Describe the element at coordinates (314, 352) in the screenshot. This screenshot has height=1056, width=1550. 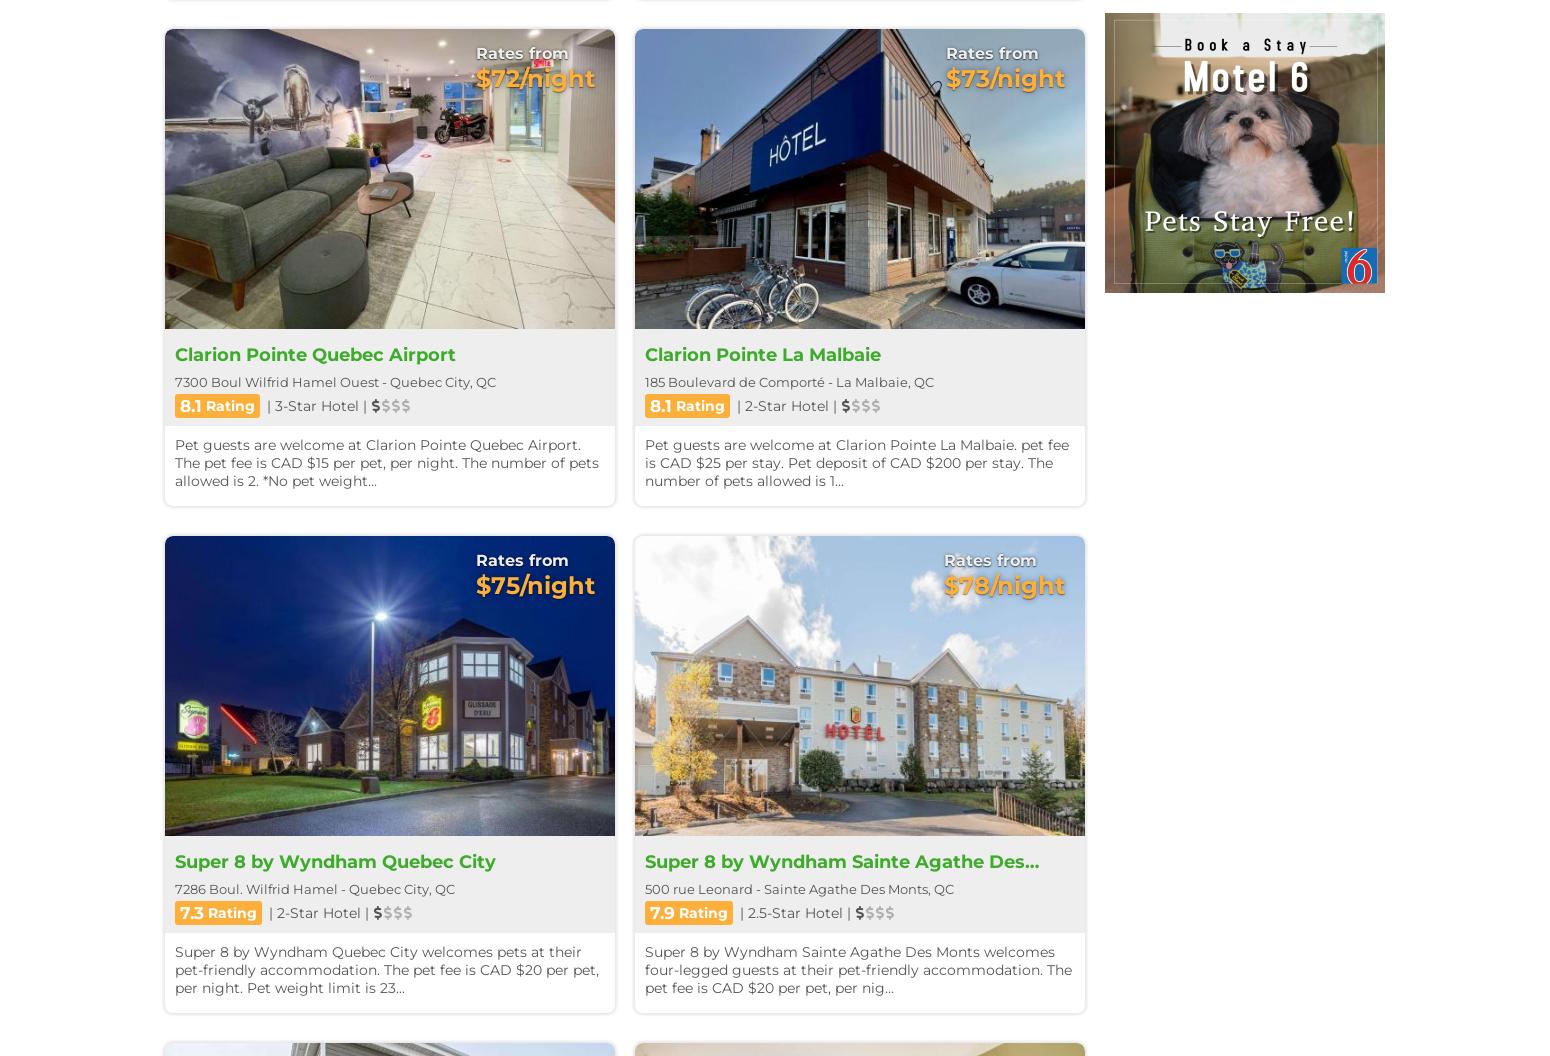
I see `'Clarion Pointe Quebec Airport'` at that location.